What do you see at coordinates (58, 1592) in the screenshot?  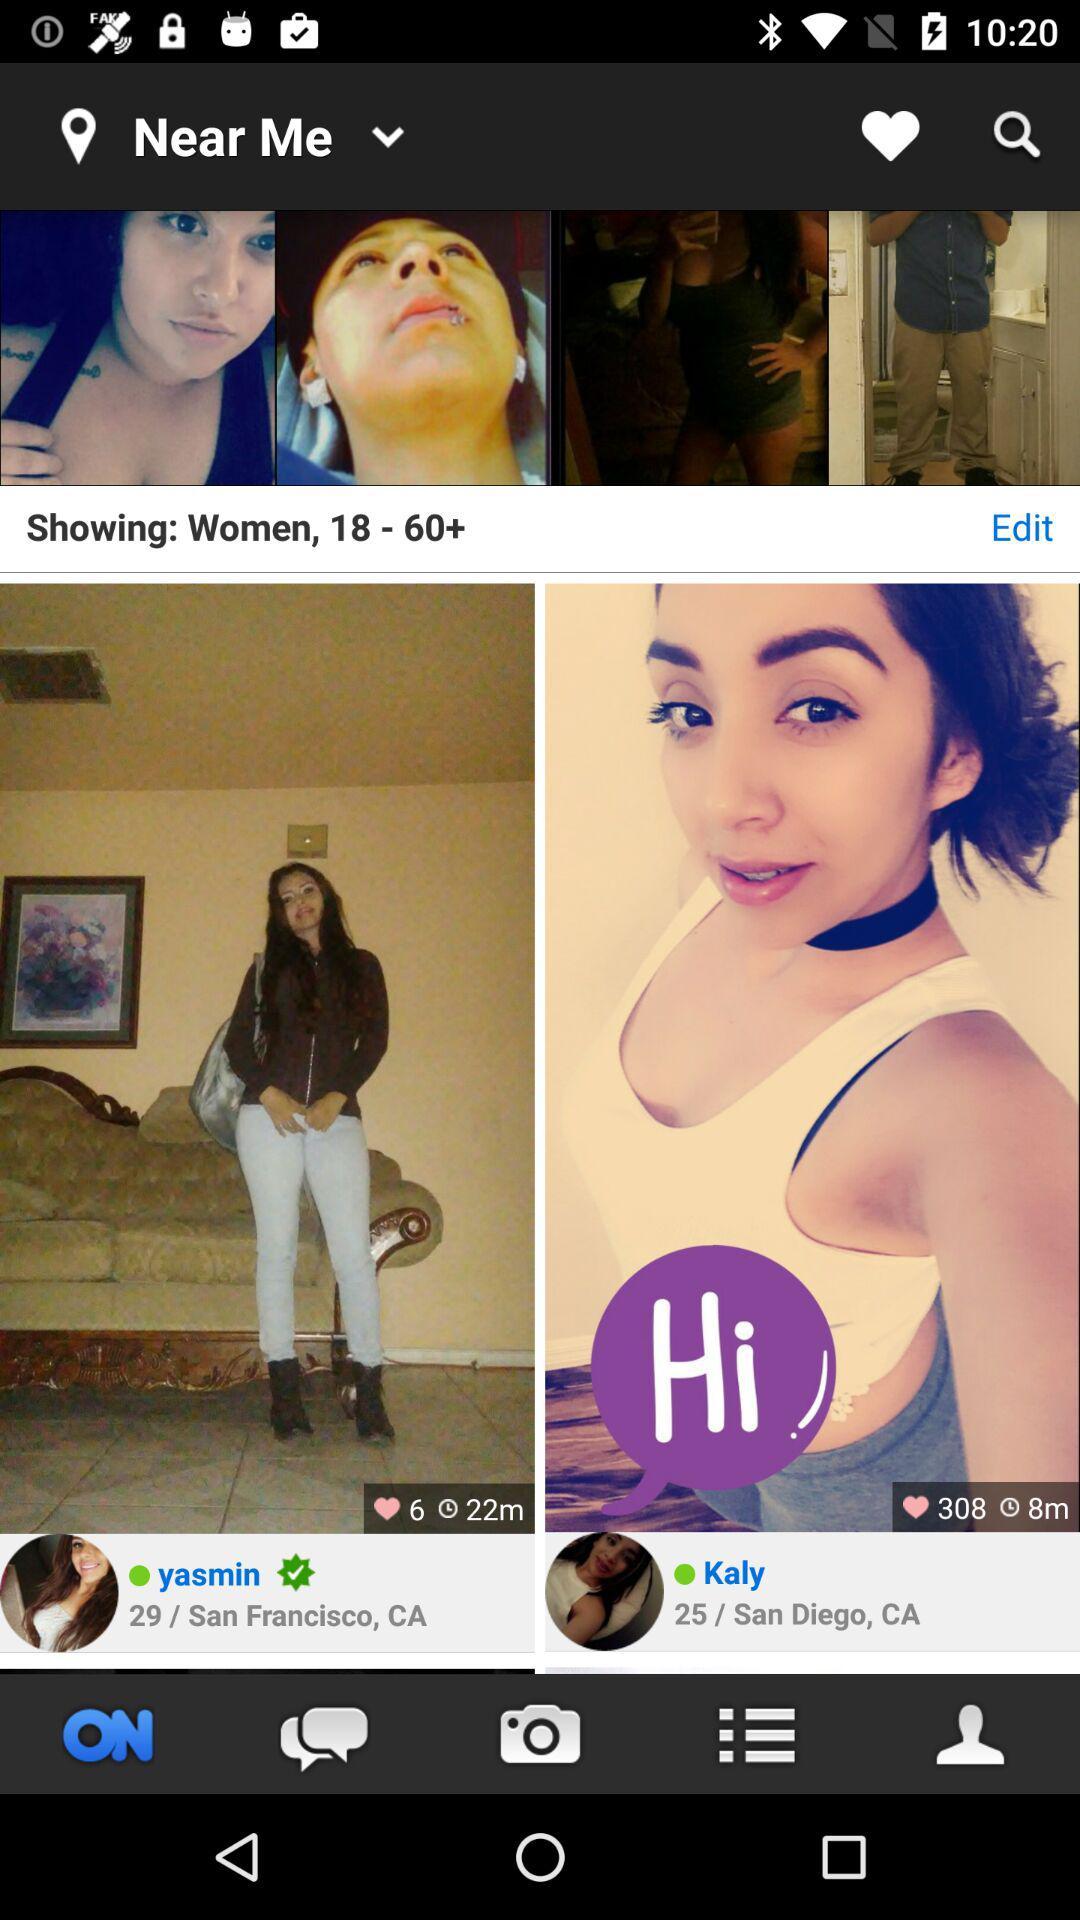 I see `profile` at bounding box center [58, 1592].